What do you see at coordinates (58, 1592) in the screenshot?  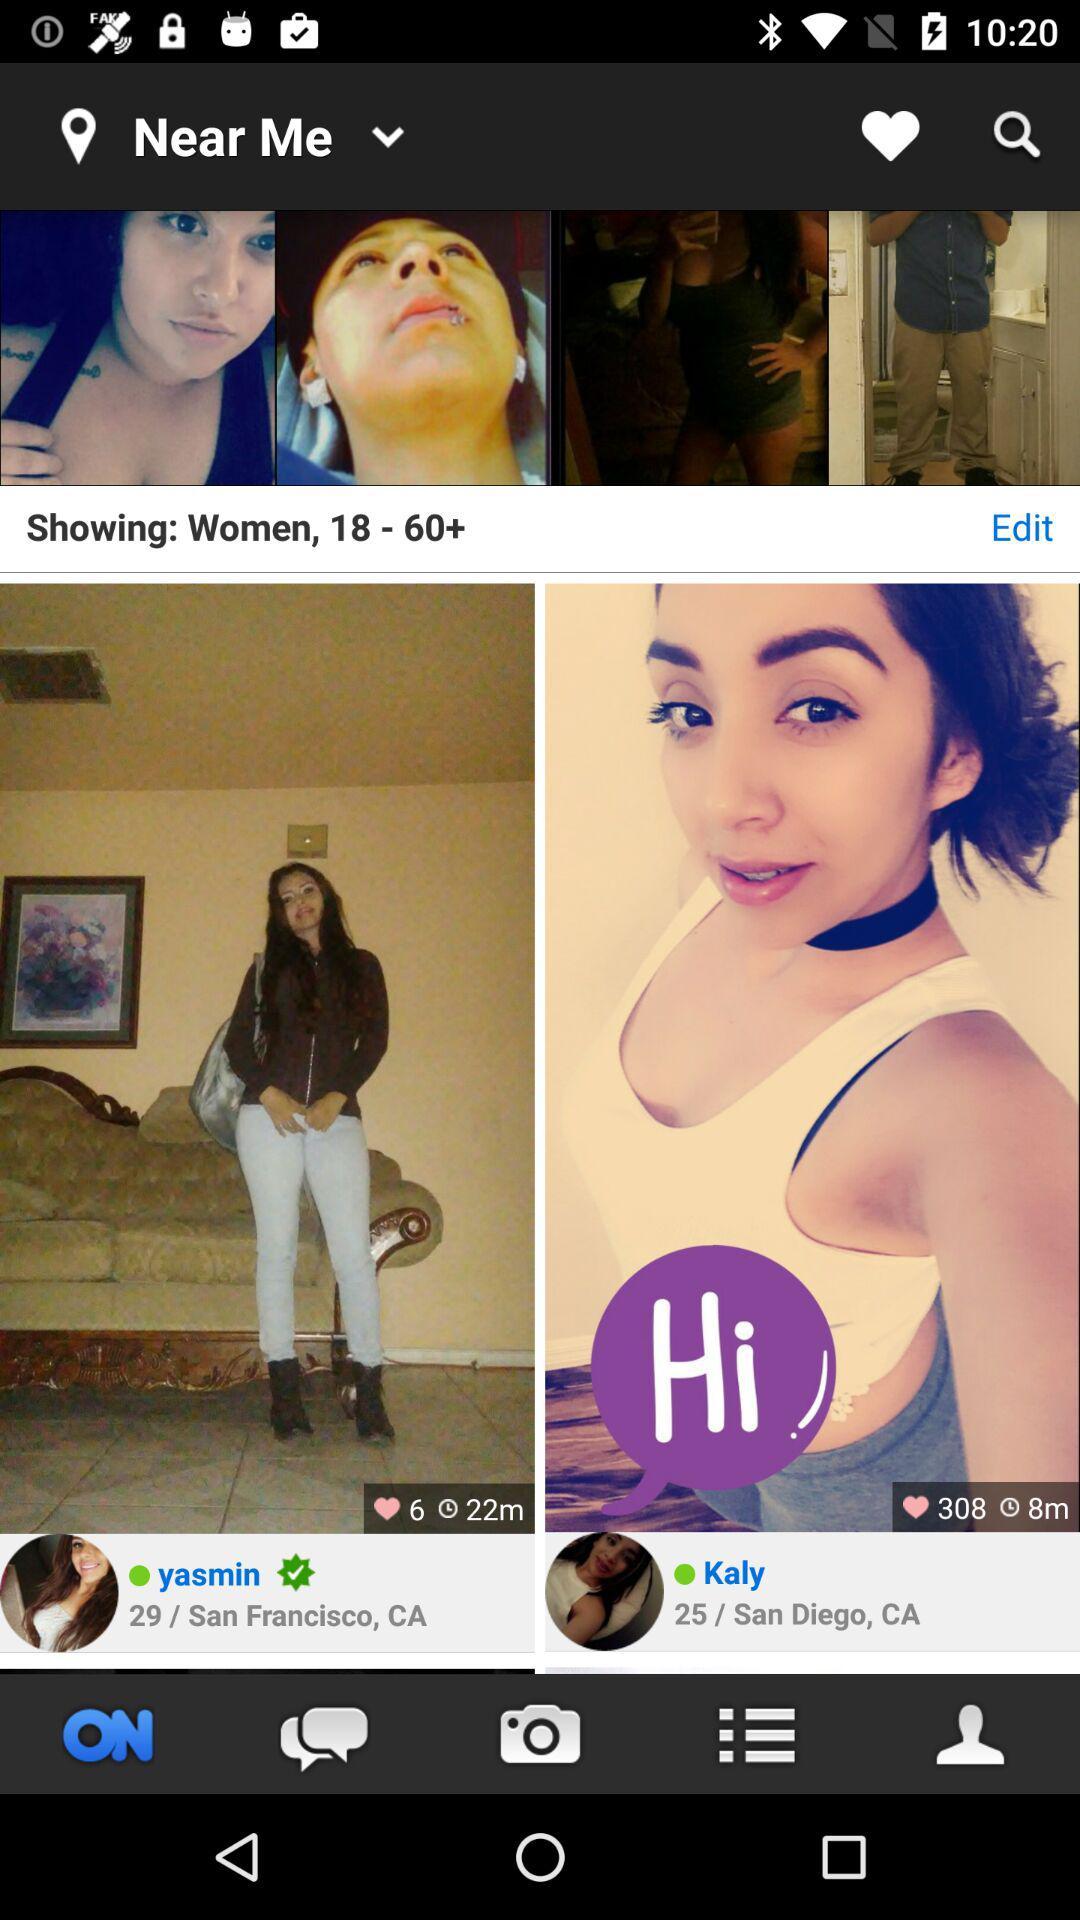 I see `profile` at bounding box center [58, 1592].